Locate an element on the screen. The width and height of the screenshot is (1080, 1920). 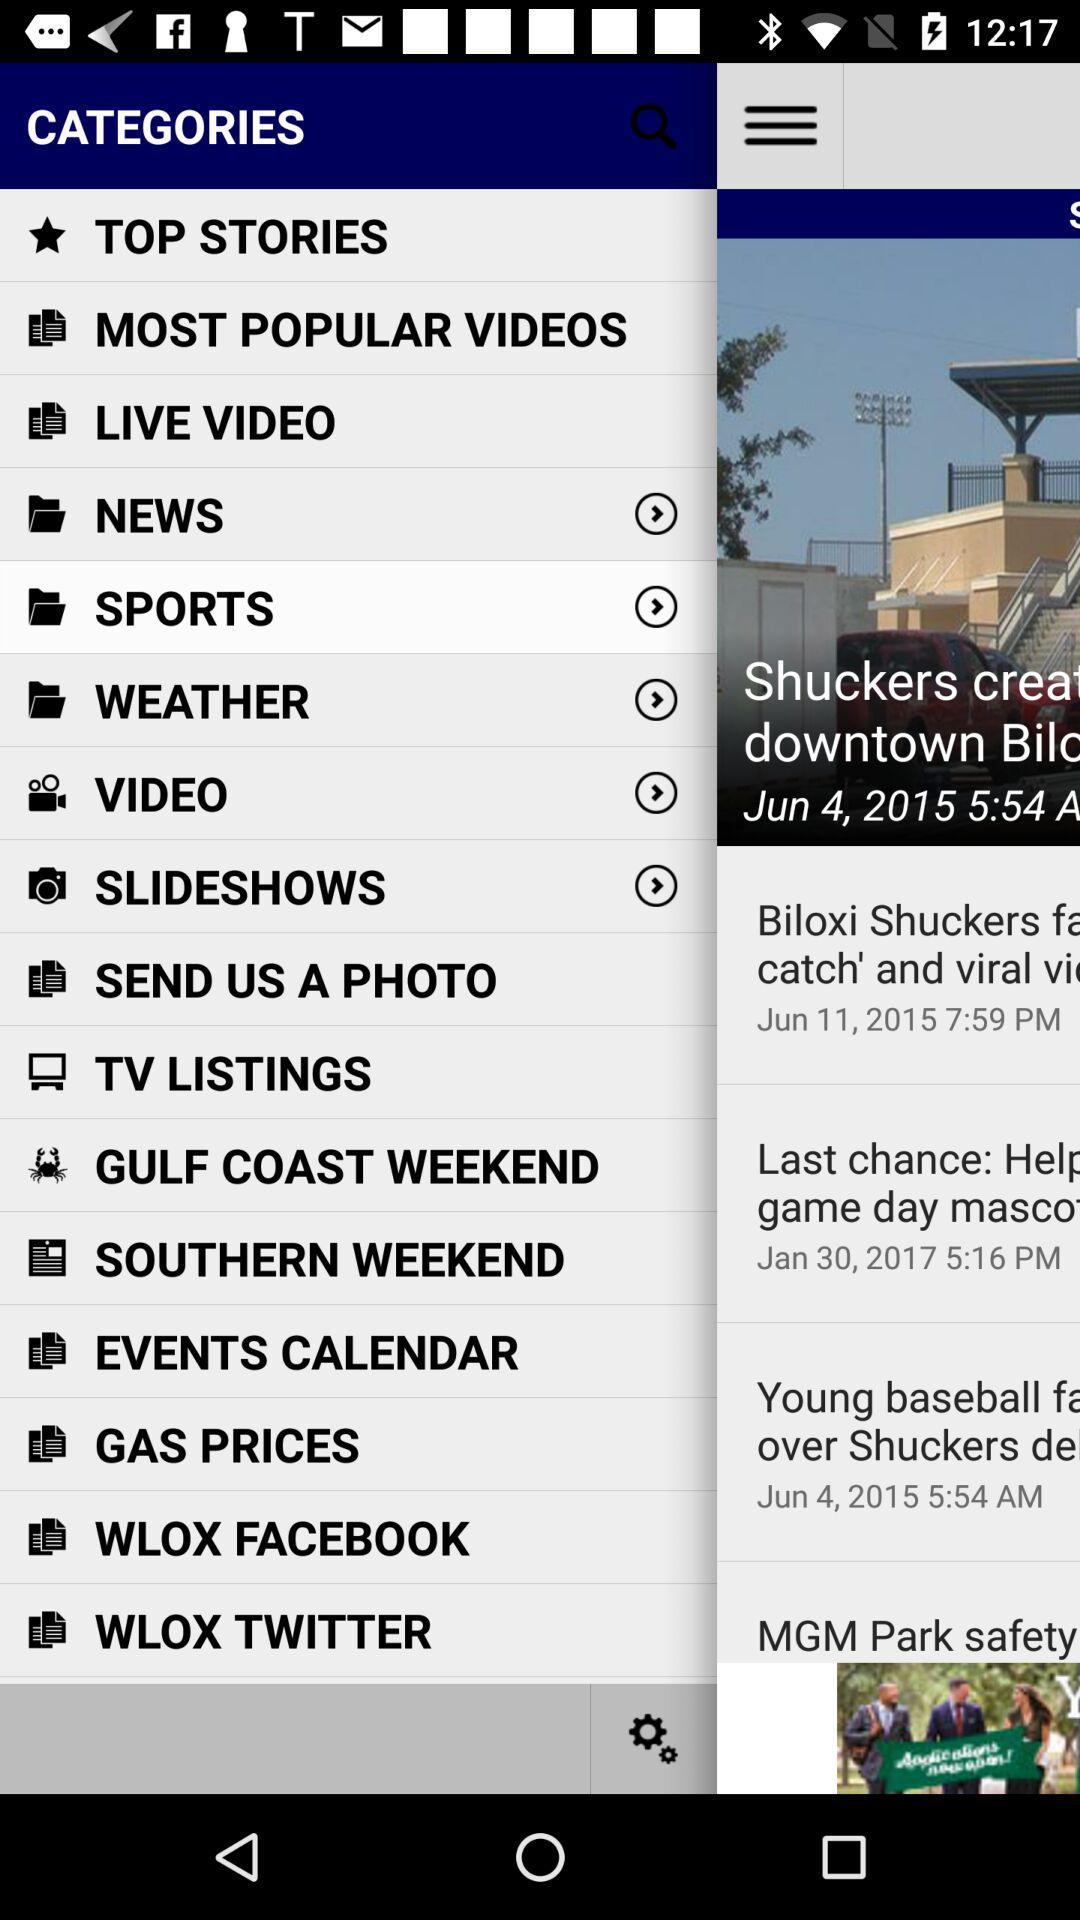
the icon beside news is located at coordinates (45, 513).